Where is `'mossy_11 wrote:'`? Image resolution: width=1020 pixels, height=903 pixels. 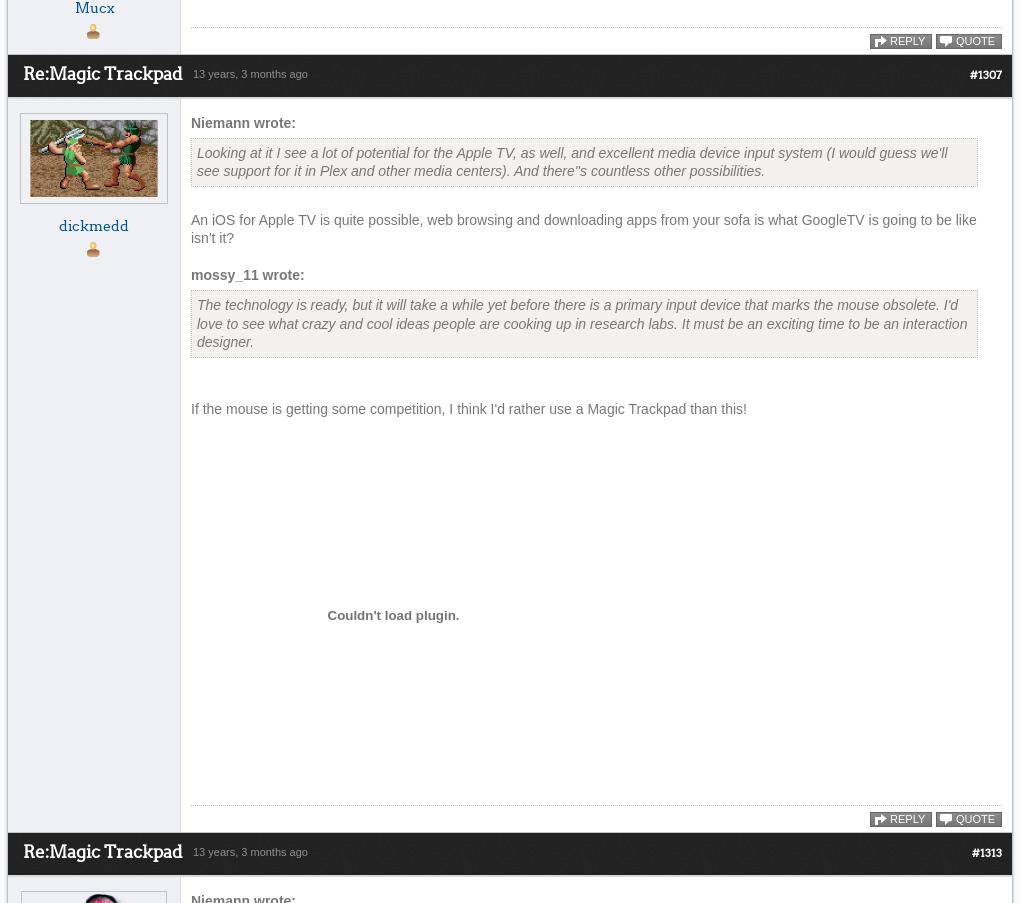
'mossy_11 wrote:' is located at coordinates (247, 273).